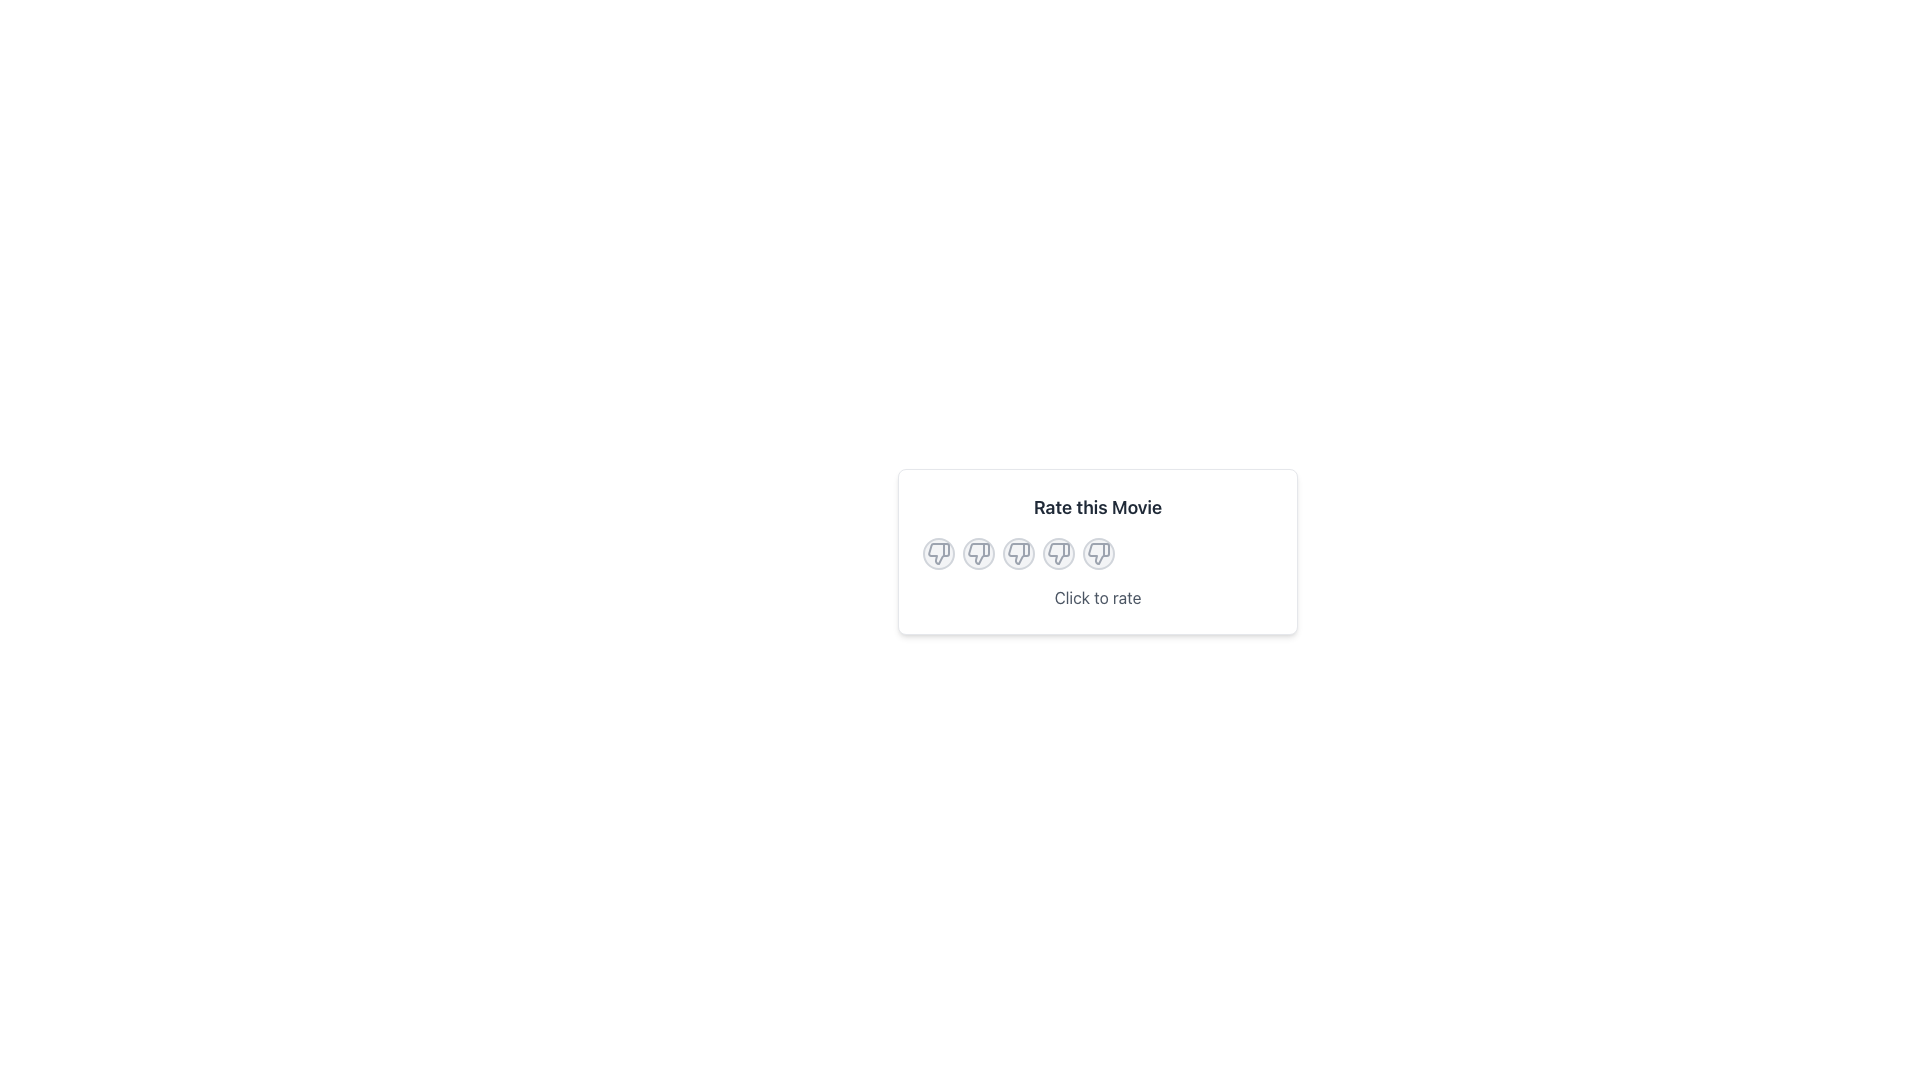 The height and width of the screenshot is (1080, 1920). I want to click on the first rating icon for keyboard navigation, located in the 'Rate this Movie' section, so click(938, 554).